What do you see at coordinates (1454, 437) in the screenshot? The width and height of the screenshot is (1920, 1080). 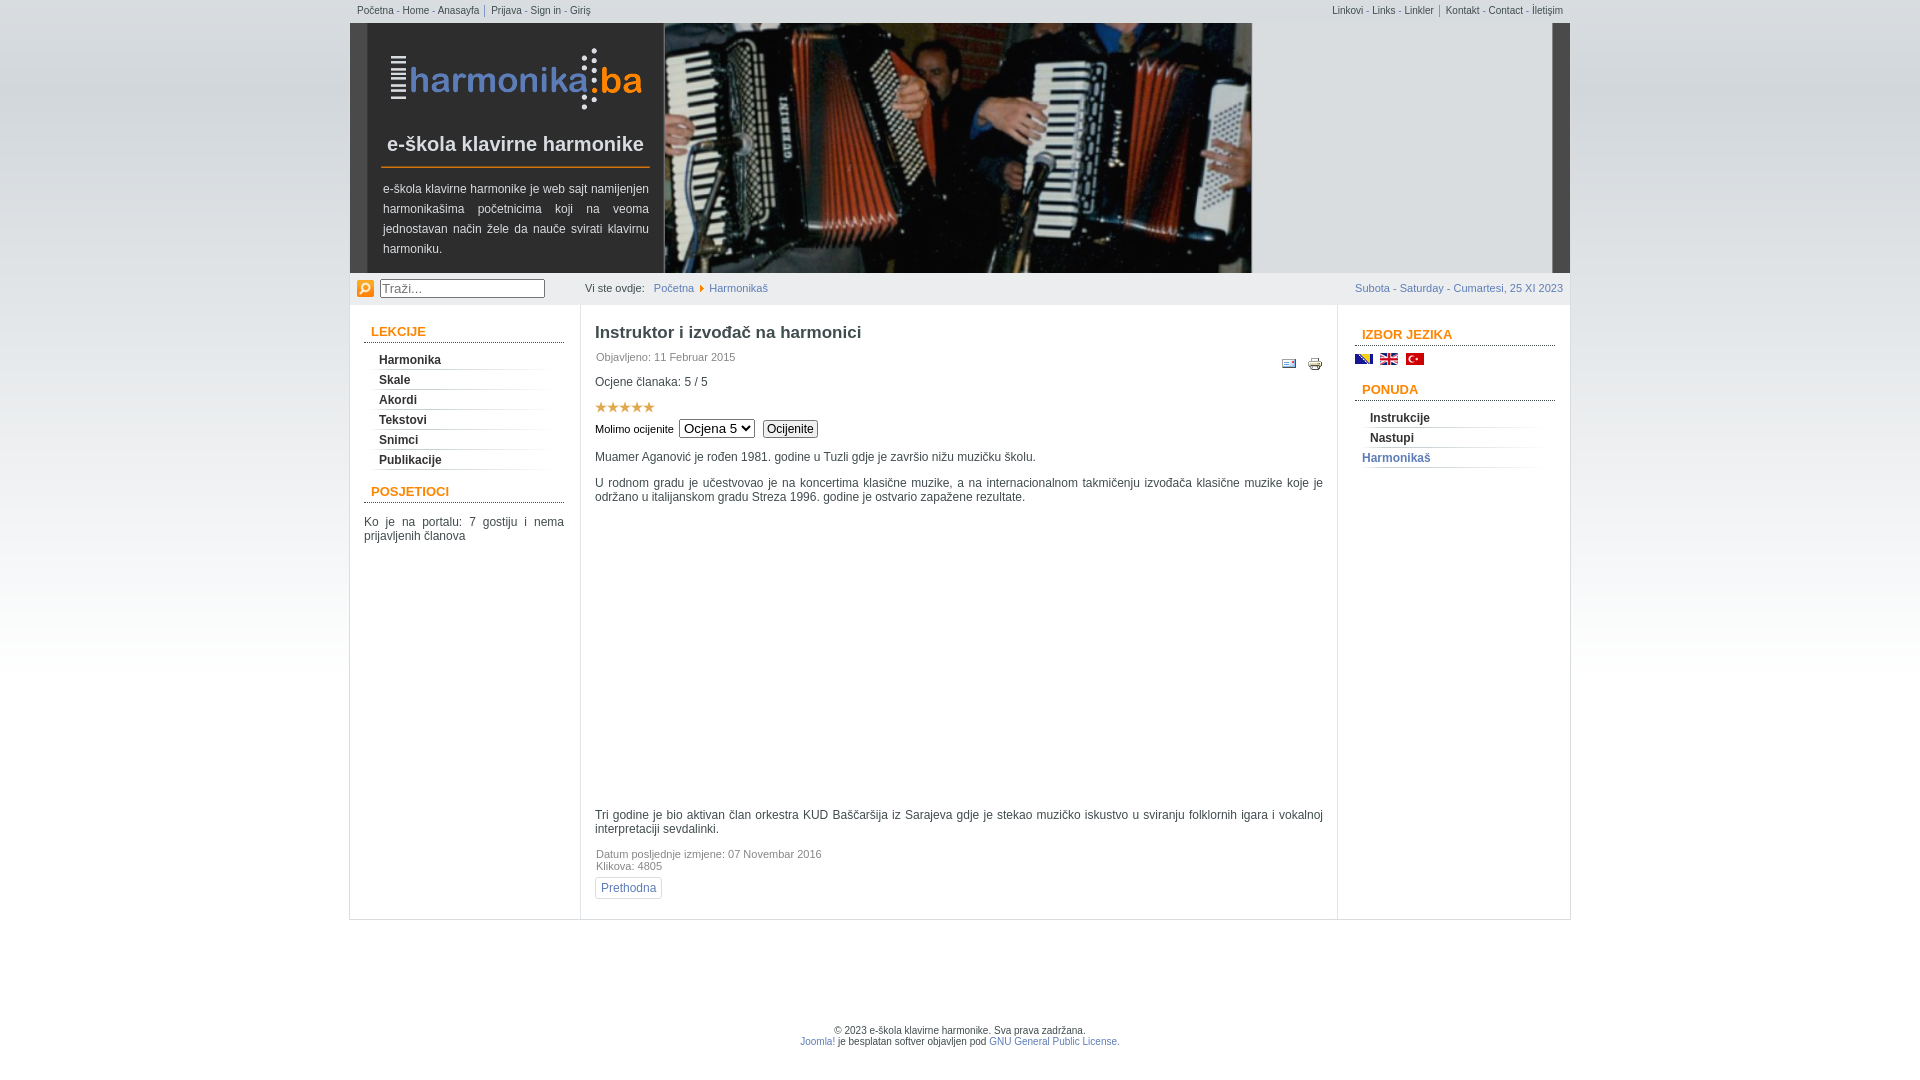 I see `'Nastupi'` at bounding box center [1454, 437].